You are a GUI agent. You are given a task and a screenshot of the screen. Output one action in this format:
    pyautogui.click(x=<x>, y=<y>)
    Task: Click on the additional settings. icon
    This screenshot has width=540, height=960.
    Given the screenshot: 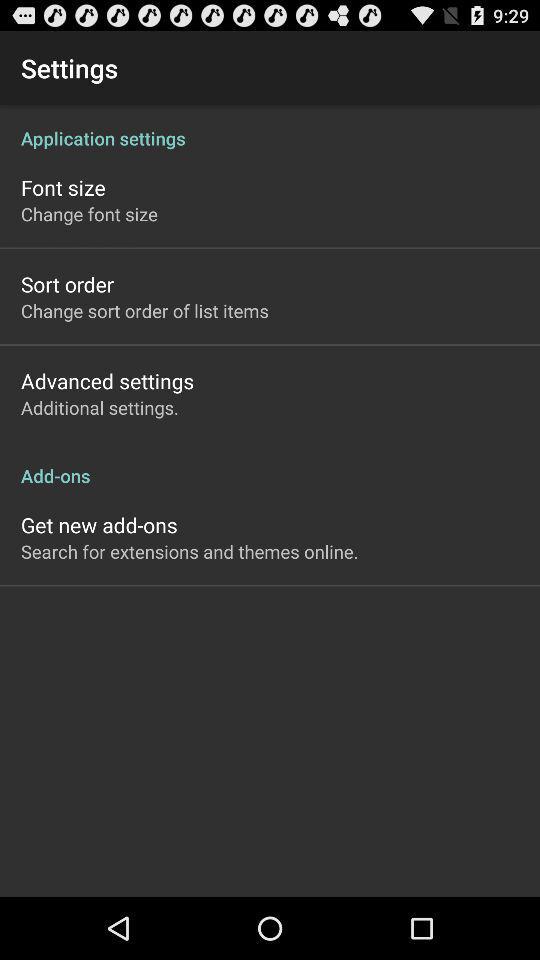 What is the action you would take?
    pyautogui.click(x=98, y=406)
    